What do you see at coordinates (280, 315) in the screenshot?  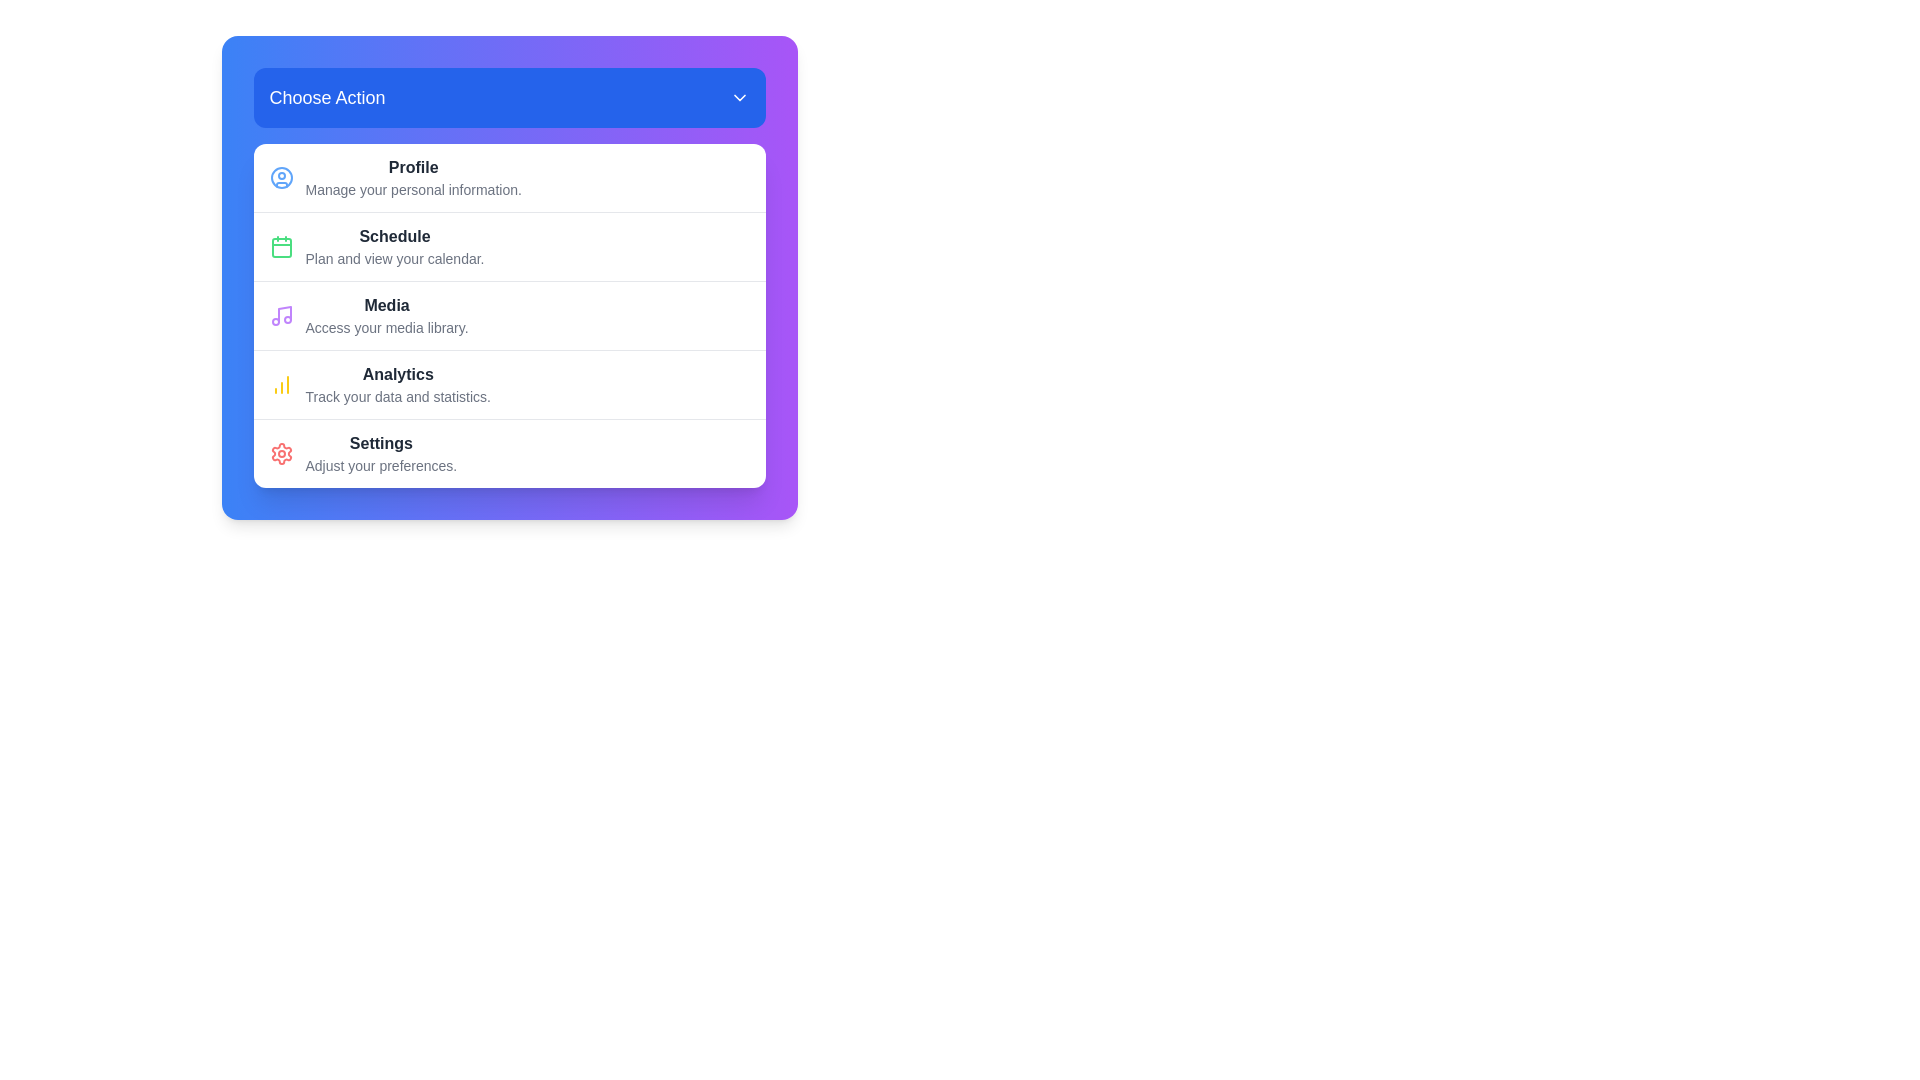 I see `the purple music note icon located in the 'Media' row of the menu, which is positioned to the left of the 'Media' text label` at bounding box center [280, 315].